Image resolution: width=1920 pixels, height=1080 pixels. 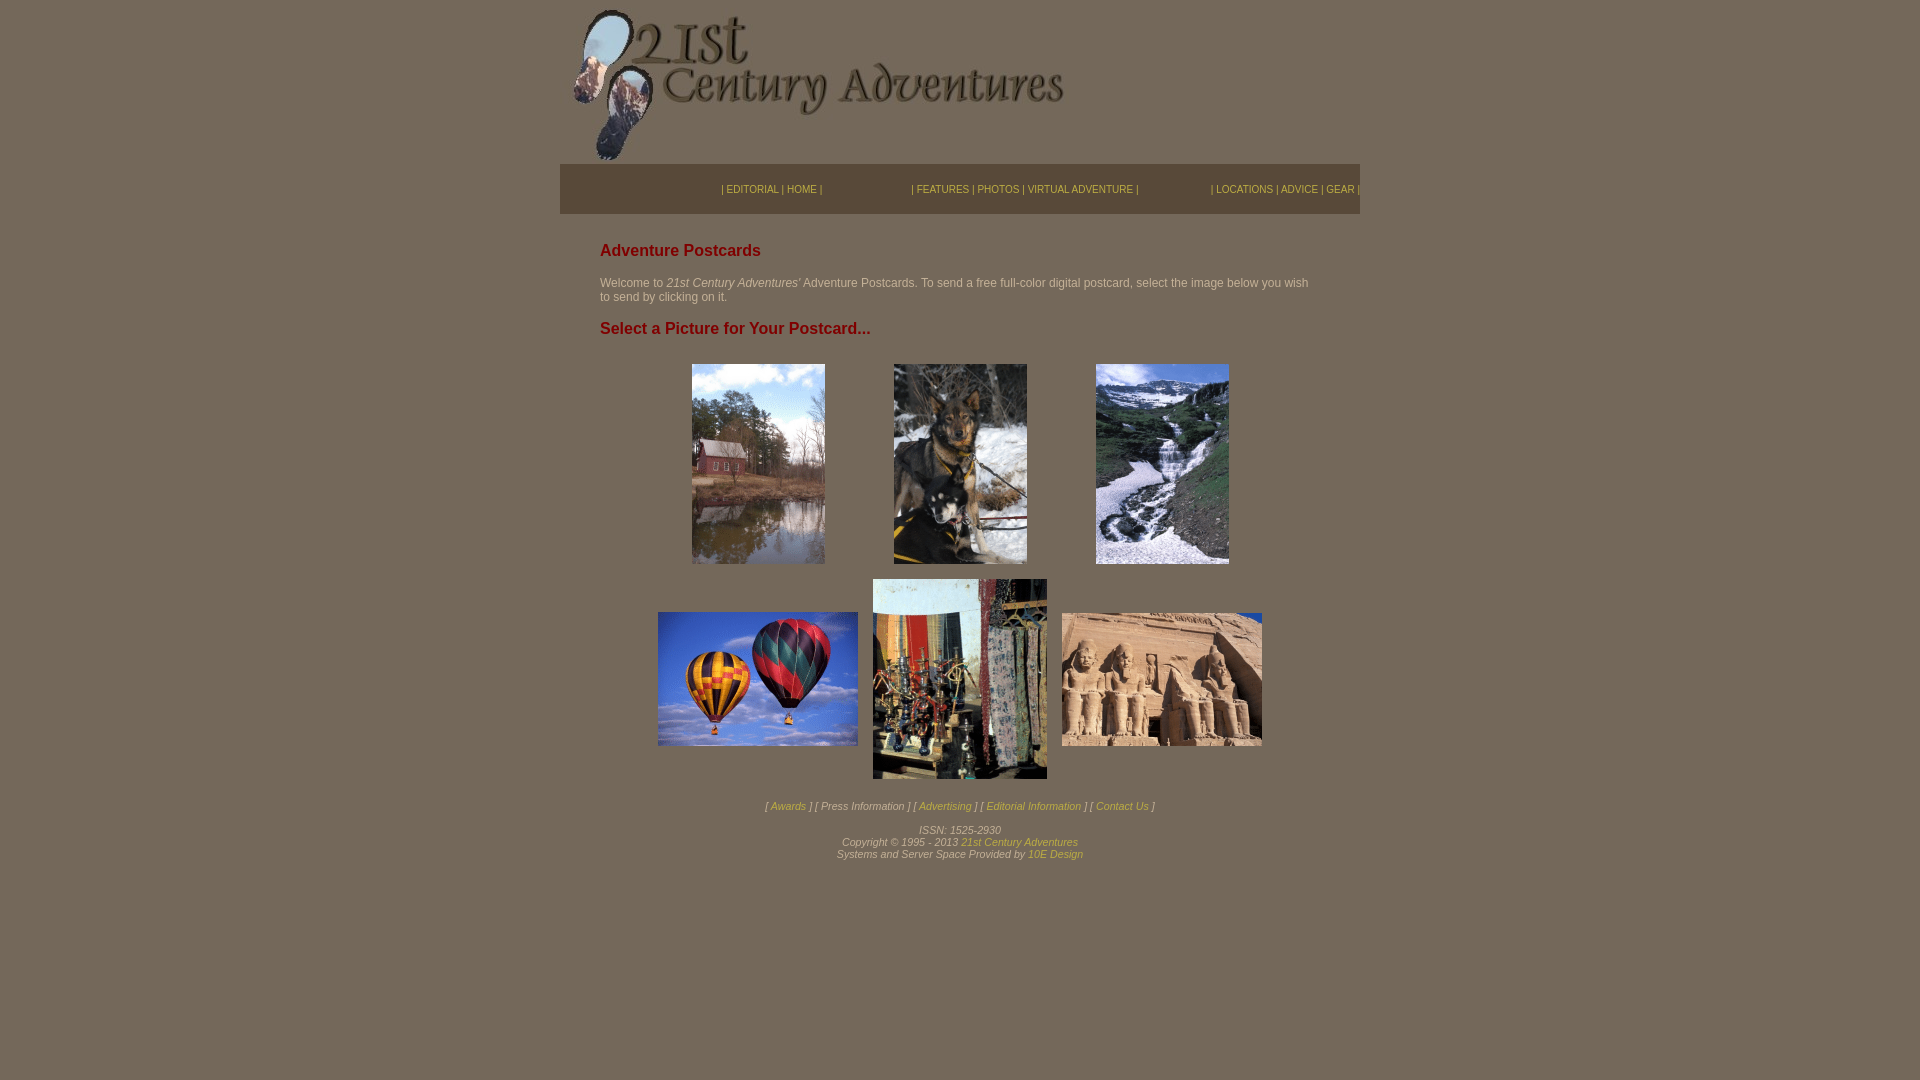 I want to click on 'LOCATIONS', so click(x=1243, y=189).